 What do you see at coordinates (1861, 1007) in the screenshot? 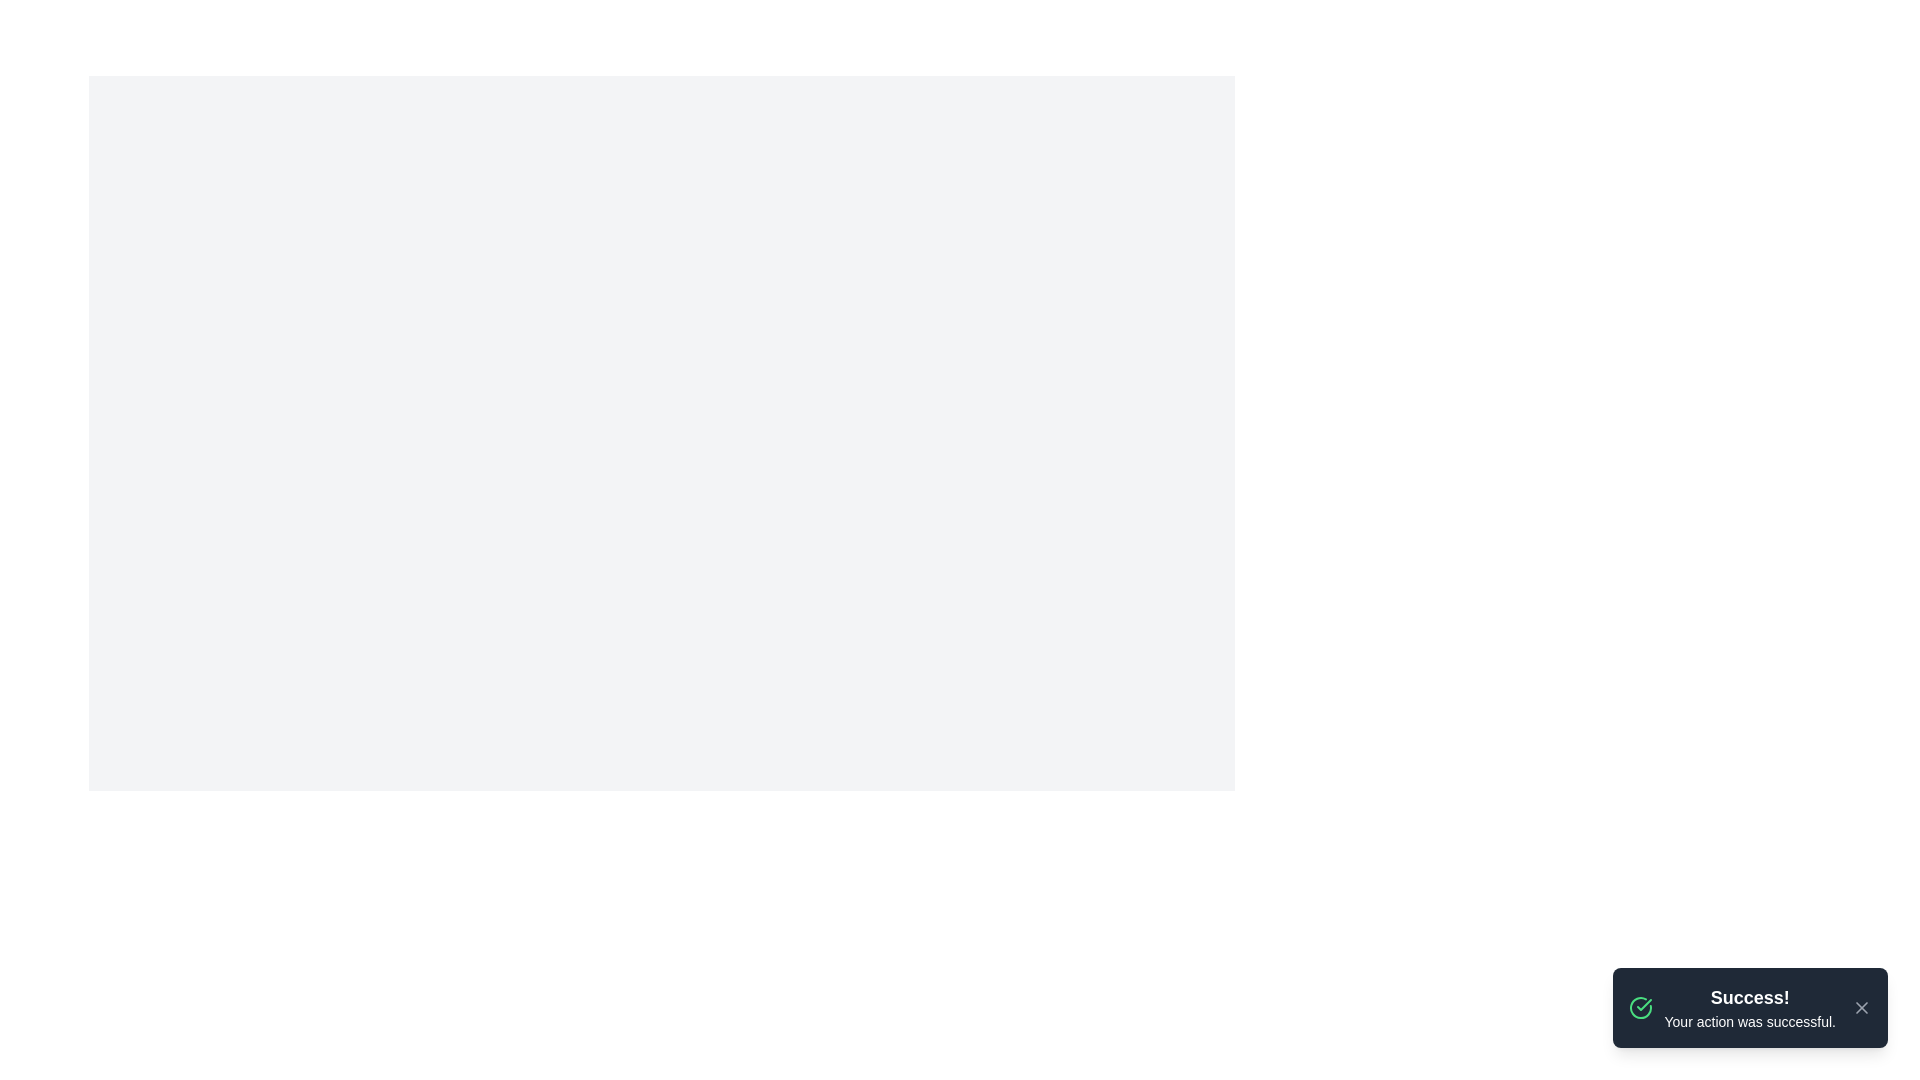
I see `the dismiss button located in the bottom right corner of the notification pane` at bounding box center [1861, 1007].